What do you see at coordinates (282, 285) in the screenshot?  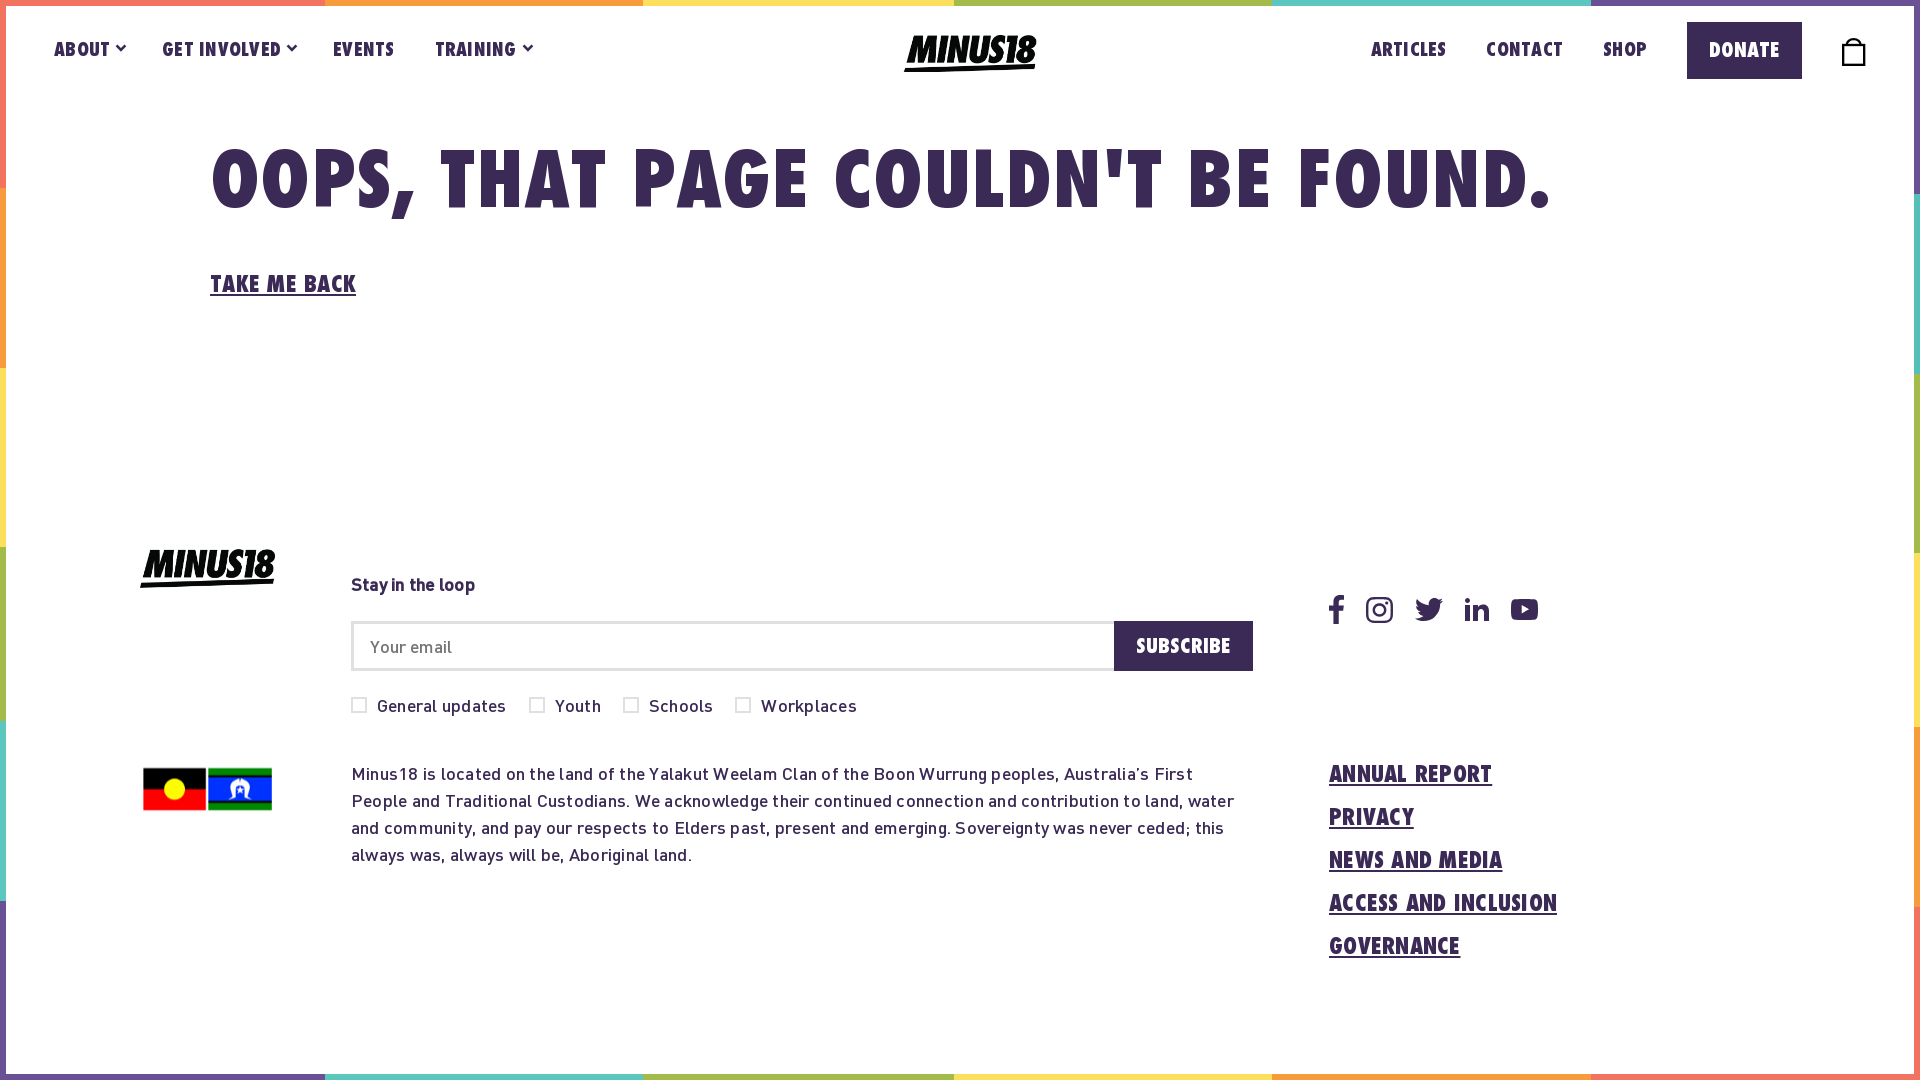 I see `'TAKE ME BACK'` at bounding box center [282, 285].